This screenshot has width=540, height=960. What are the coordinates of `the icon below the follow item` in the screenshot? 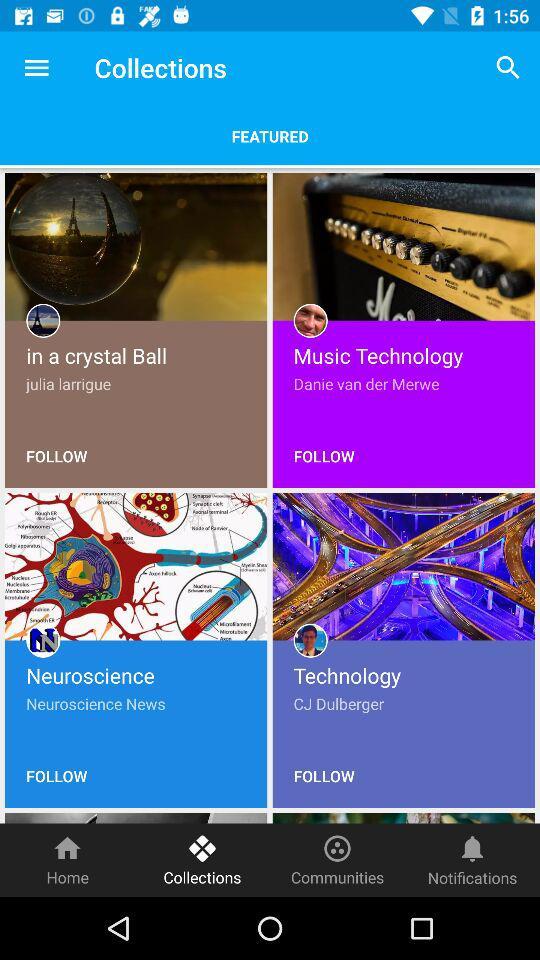 It's located at (337, 859).